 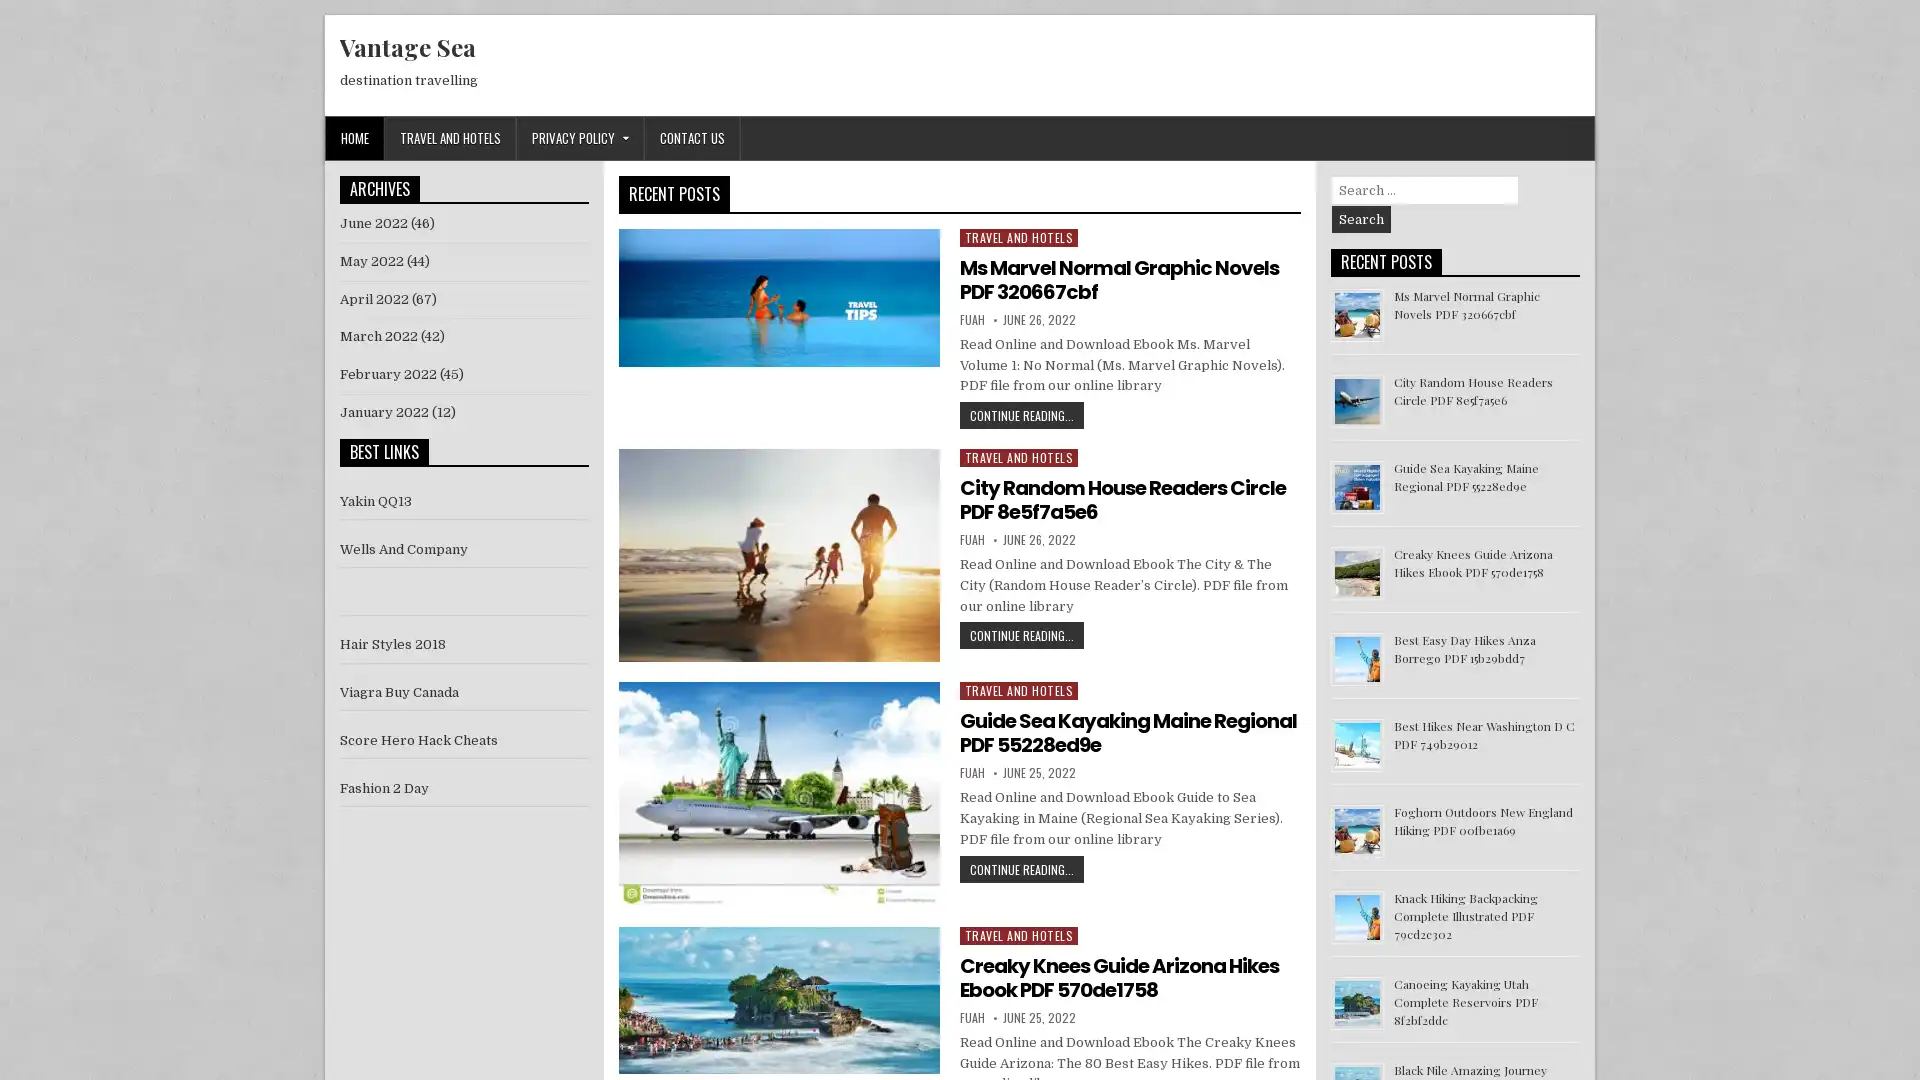 What do you see at coordinates (1360, 219) in the screenshot?
I see `Search` at bounding box center [1360, 219].